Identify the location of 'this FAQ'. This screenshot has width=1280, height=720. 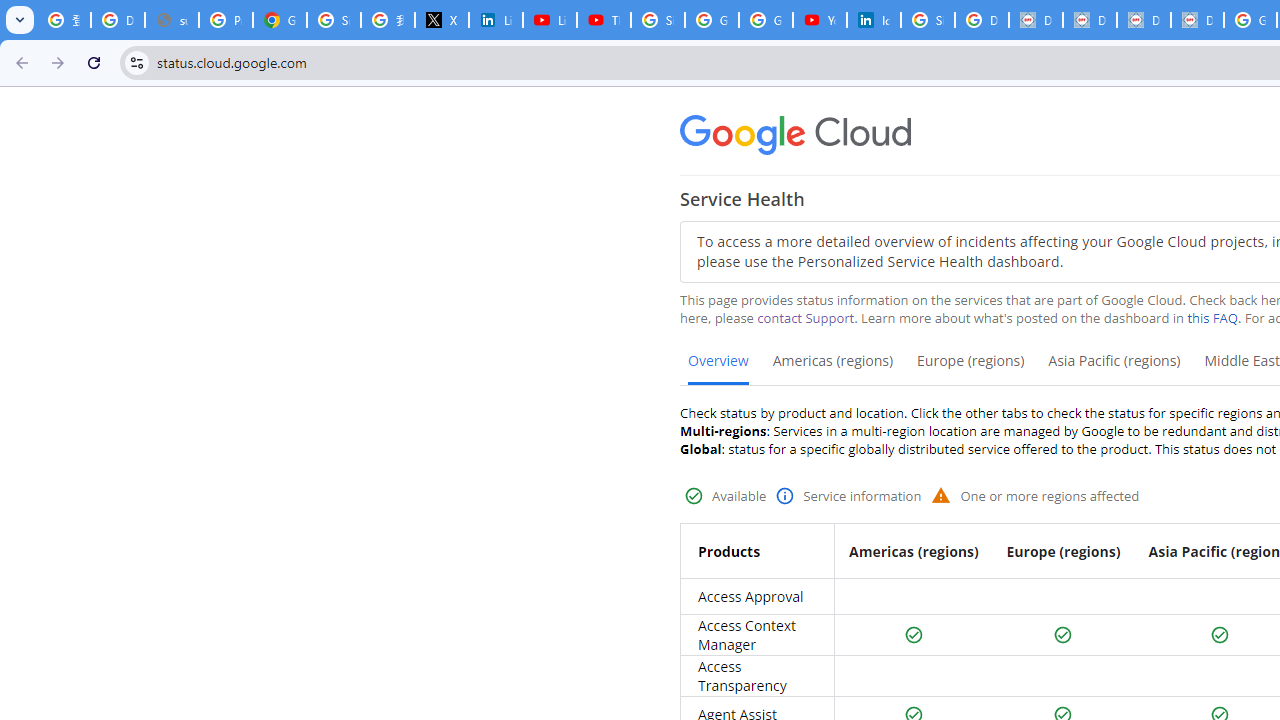
(1211, 317).